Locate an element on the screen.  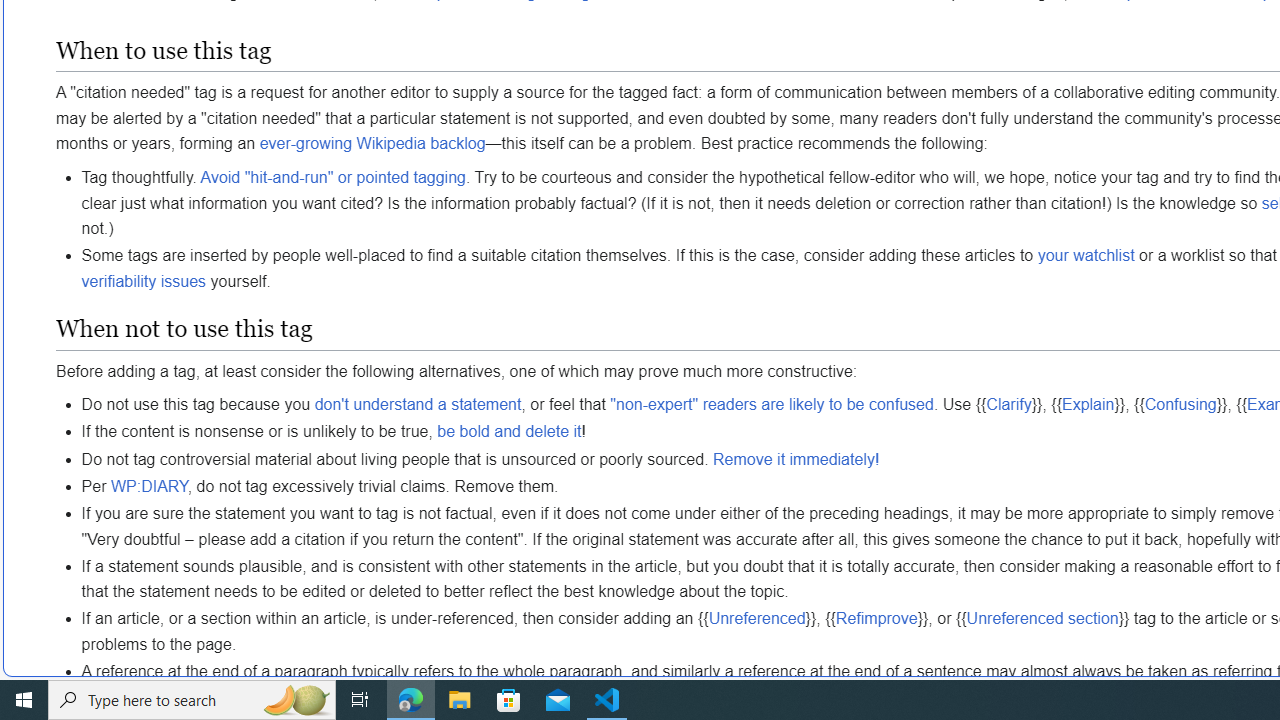
'be bold and delete it' is located at coordinates (509, 431).